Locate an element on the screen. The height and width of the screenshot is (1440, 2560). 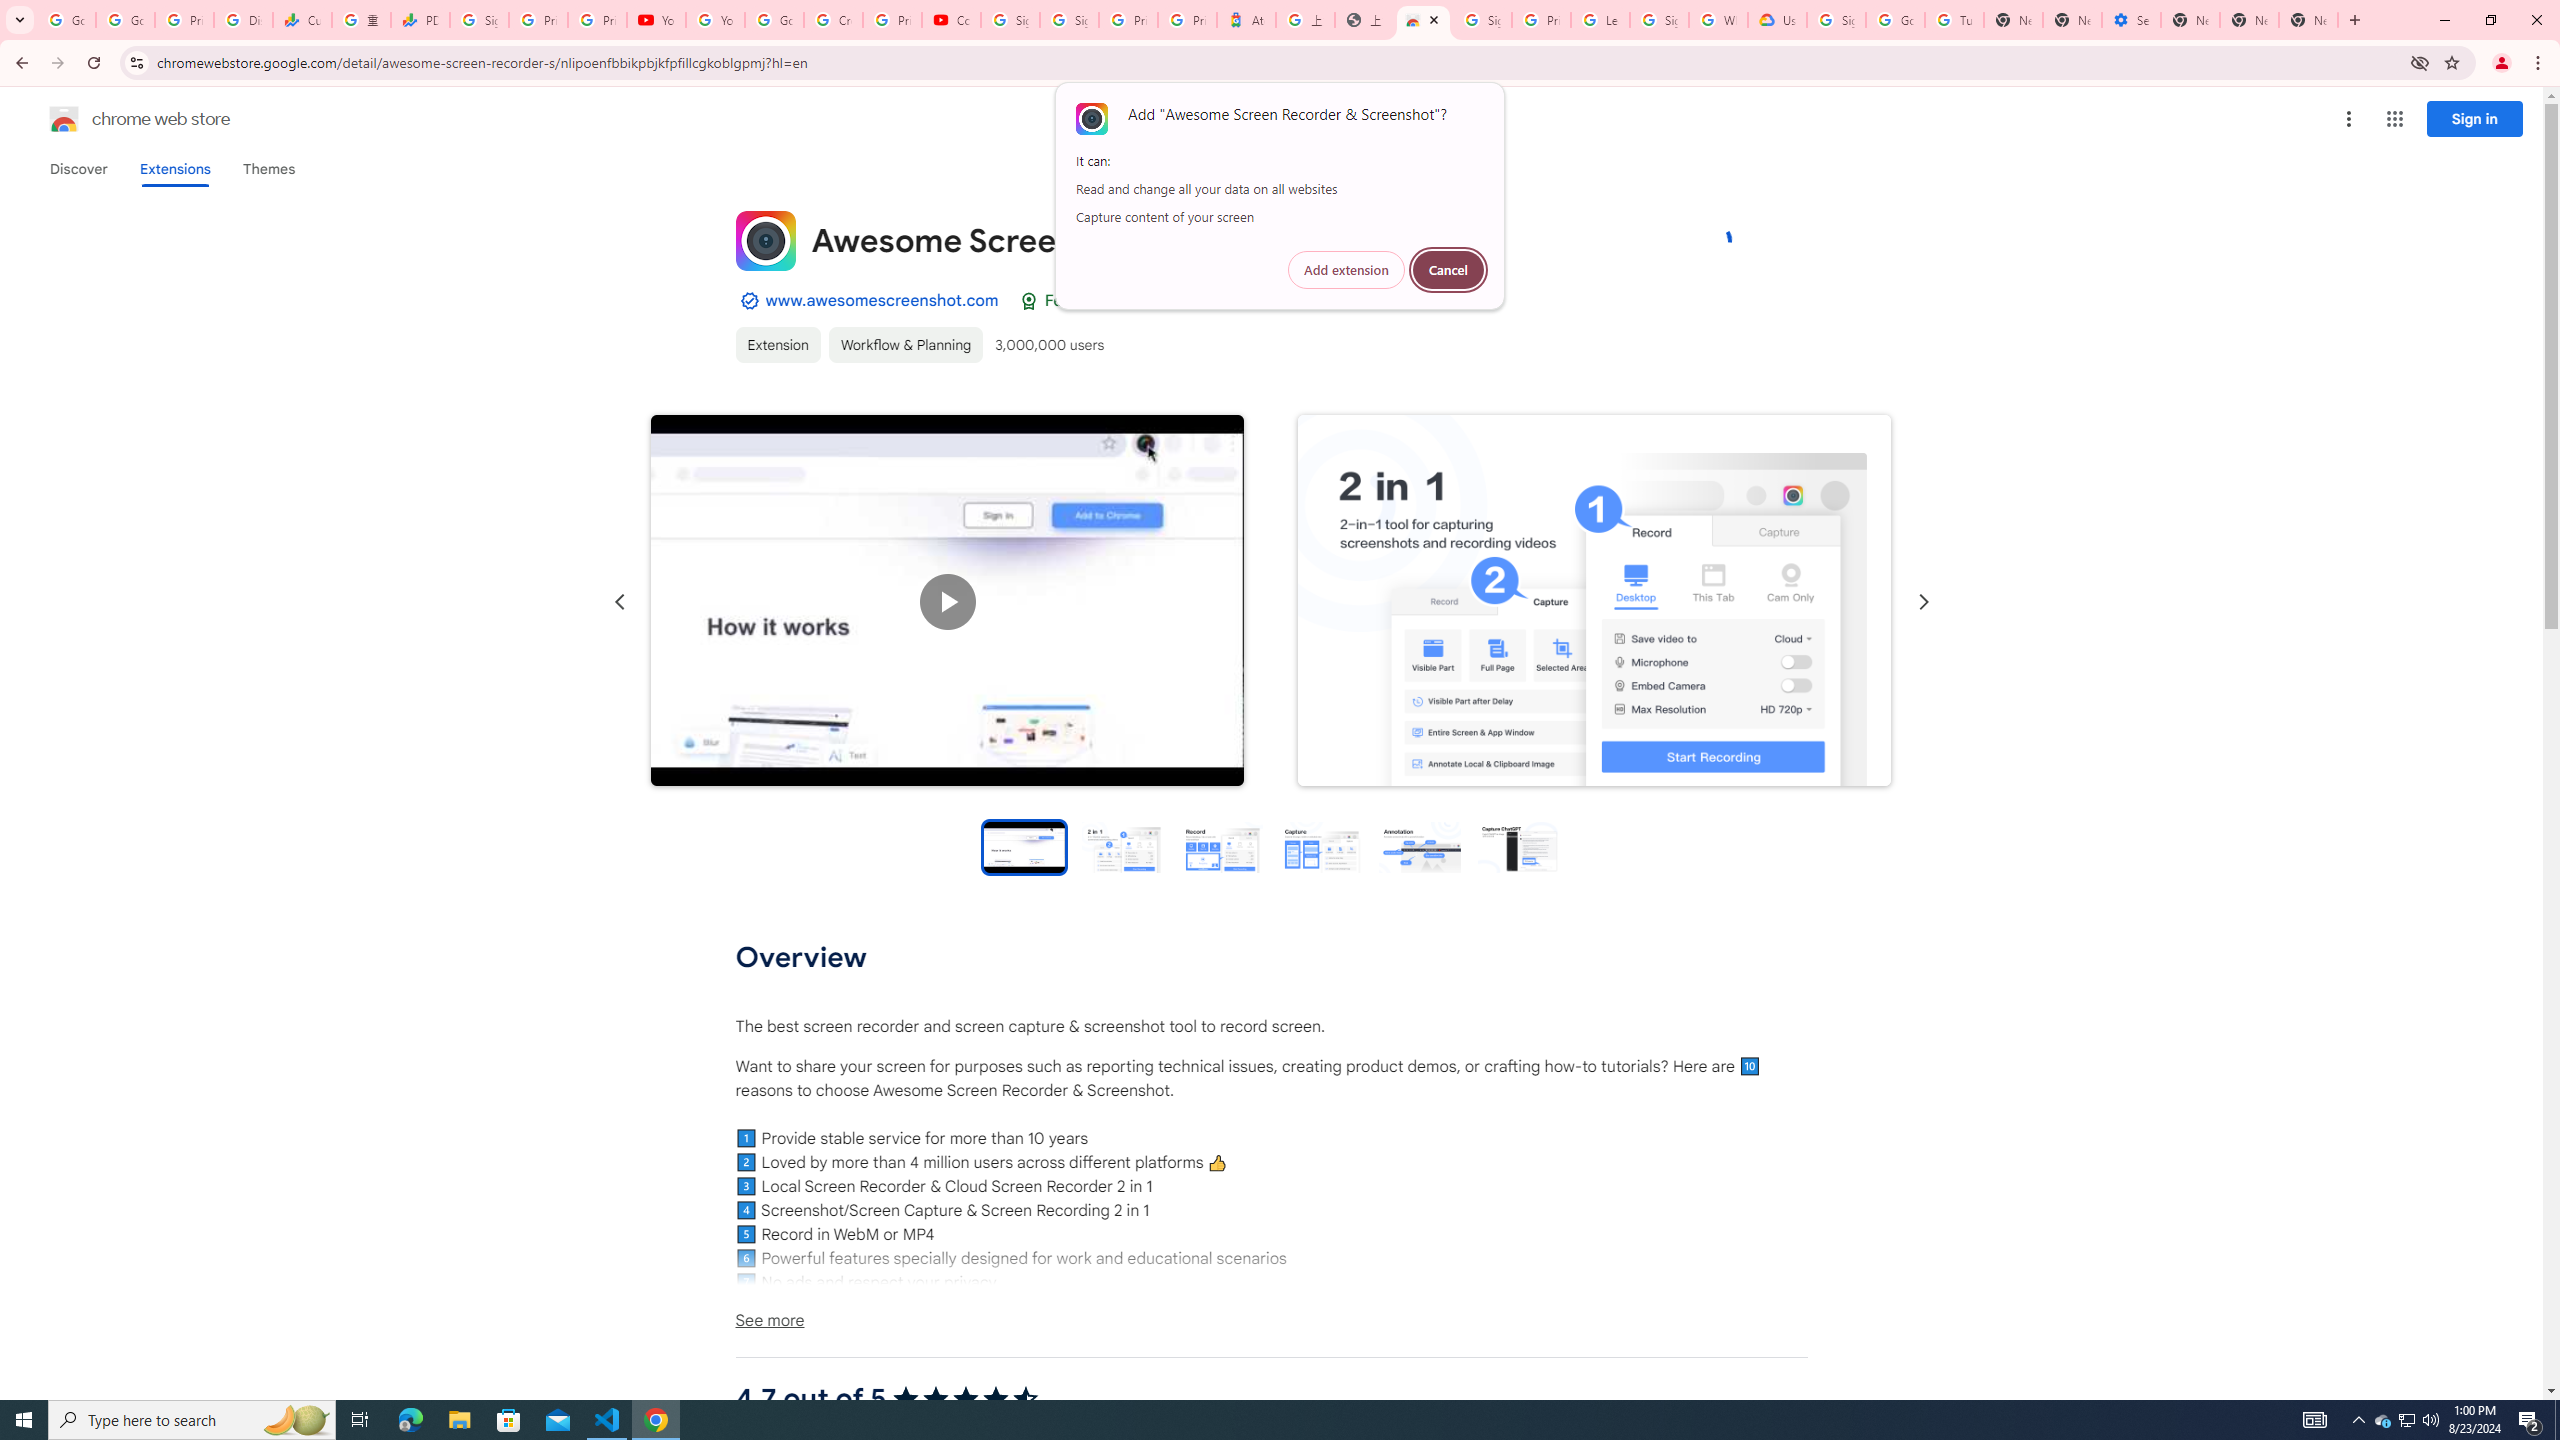
'Visual Studio Code - 1 running window' is located at coordinates (607, 1418).